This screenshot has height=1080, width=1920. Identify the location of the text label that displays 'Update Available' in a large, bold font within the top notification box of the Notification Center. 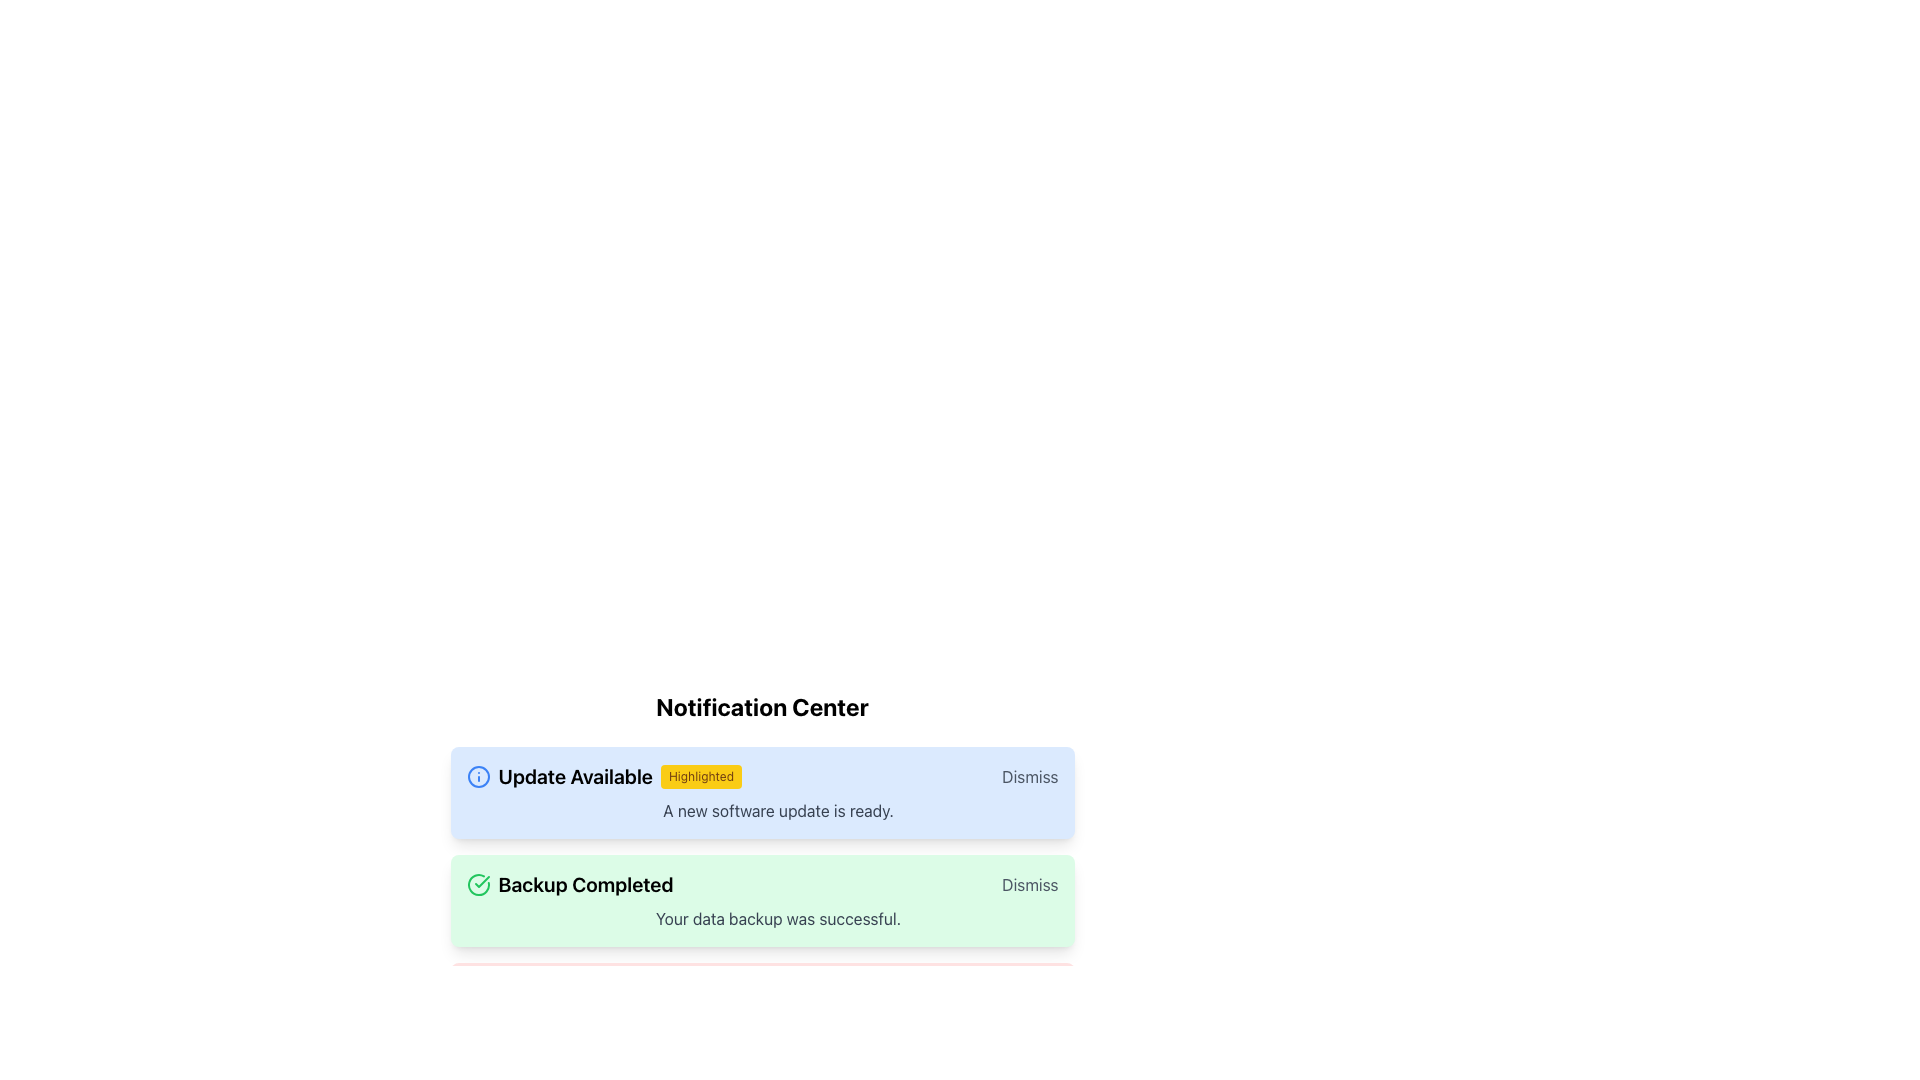
(574, 775).